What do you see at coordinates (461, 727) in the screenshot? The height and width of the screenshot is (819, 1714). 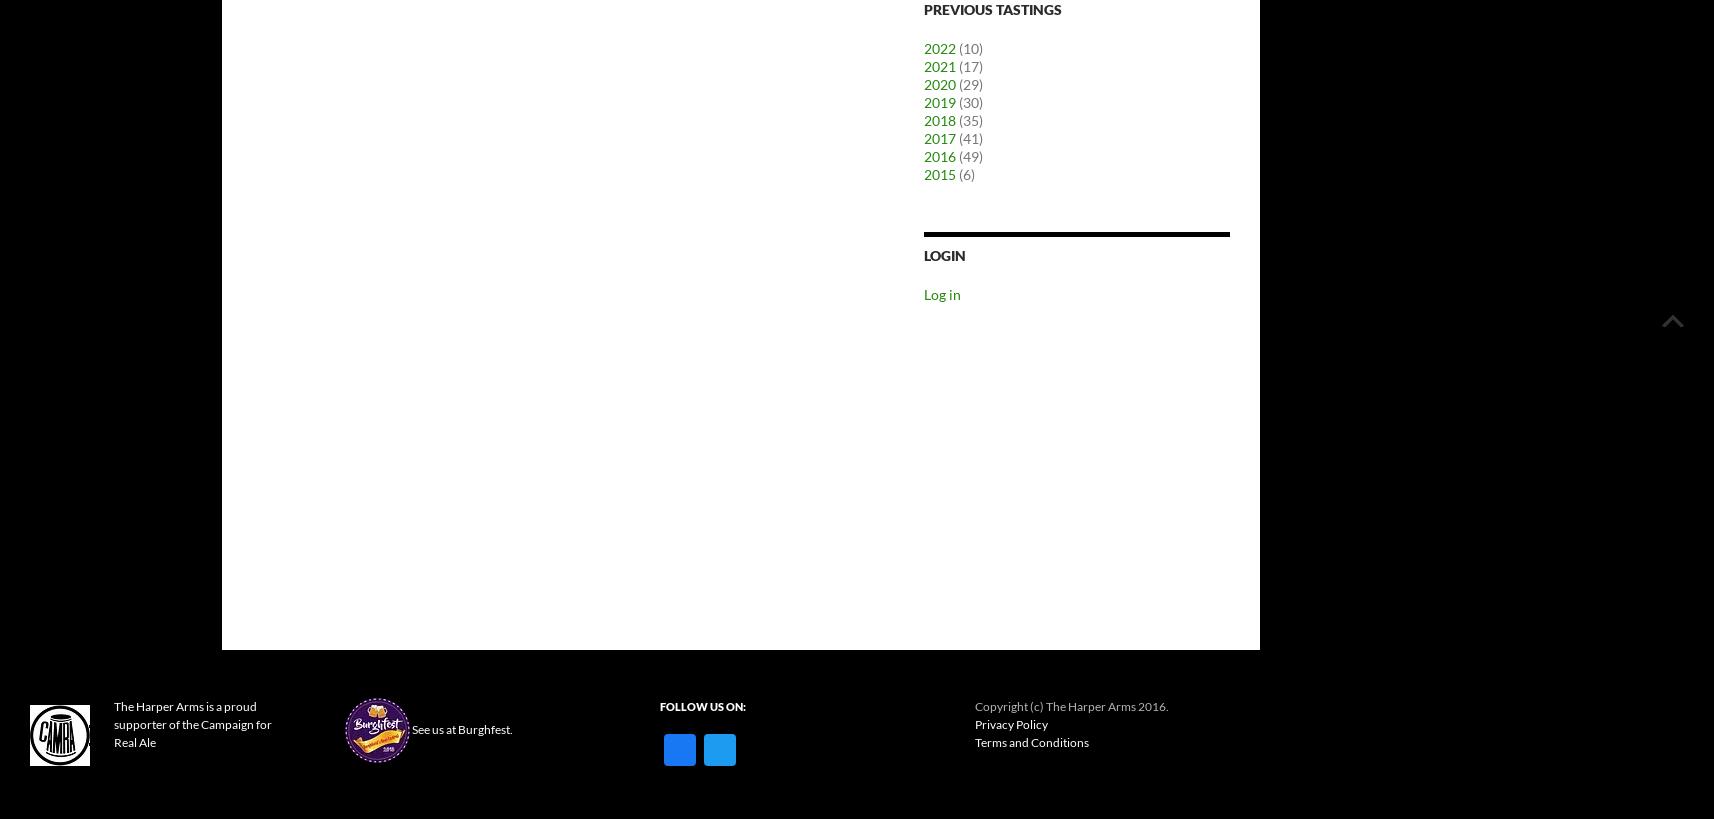 I see `'See us at Burghfest.'` at bounding box center [461, 727].